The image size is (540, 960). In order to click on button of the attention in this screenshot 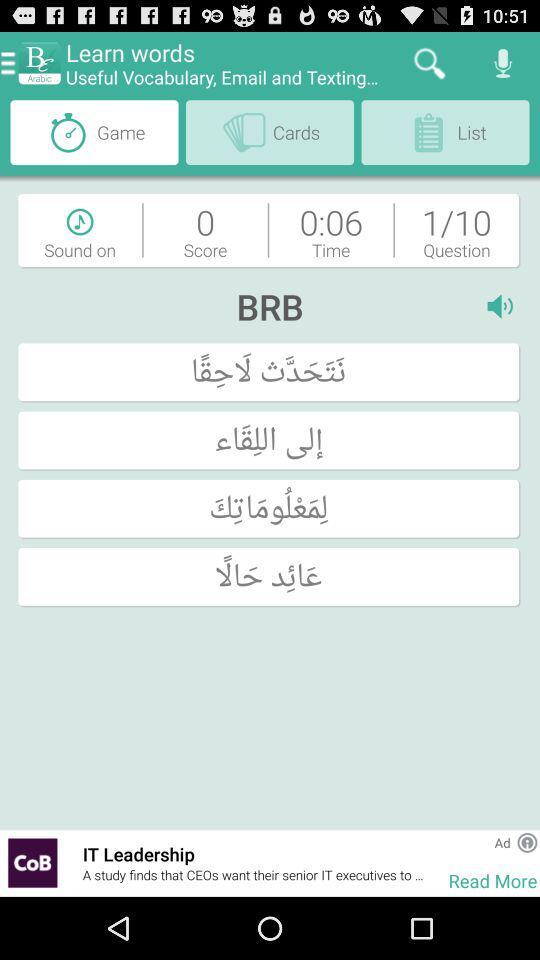, I will do `click(527, 841)`.